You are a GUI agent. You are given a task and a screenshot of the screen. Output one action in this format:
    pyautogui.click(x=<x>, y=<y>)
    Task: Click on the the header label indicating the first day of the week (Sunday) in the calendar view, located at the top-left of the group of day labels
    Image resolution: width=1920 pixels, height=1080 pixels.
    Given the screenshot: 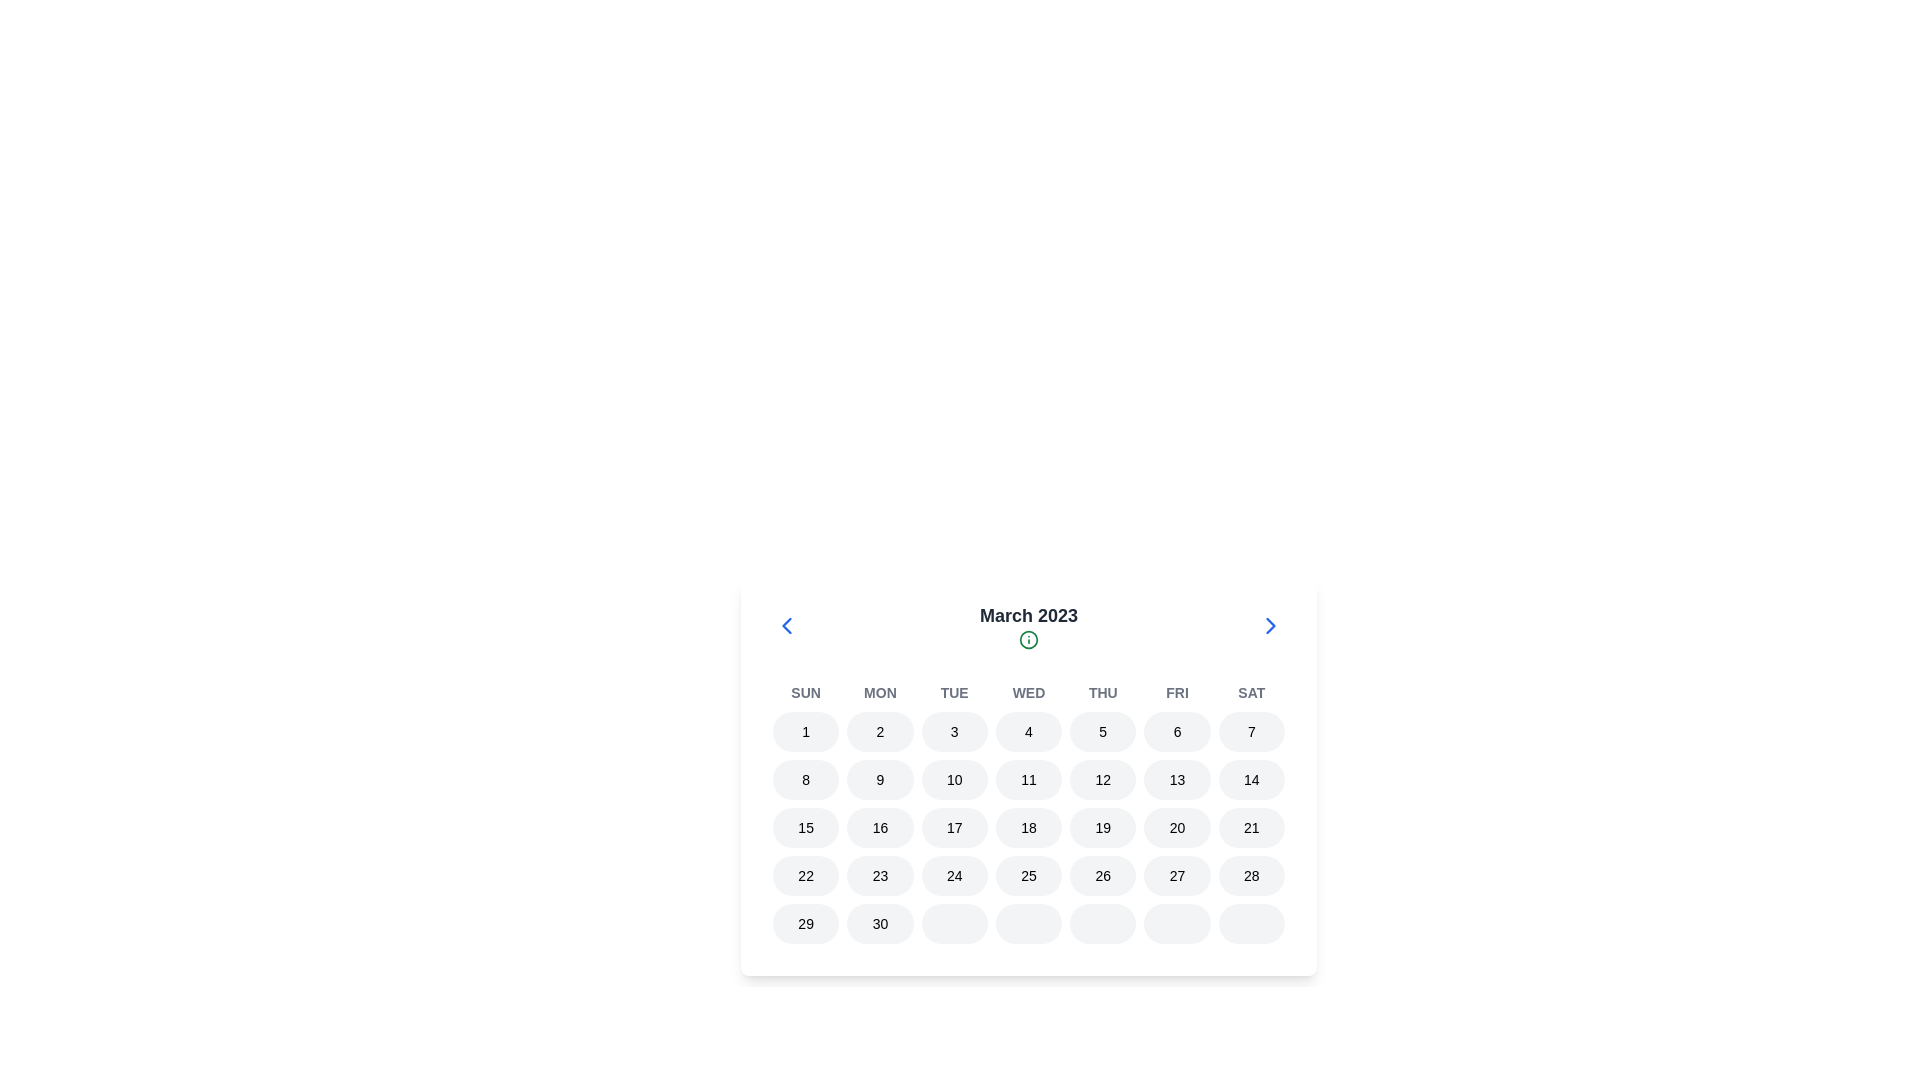 What is the action you would take?
    pyautogui.click(x=806, y=692)
    